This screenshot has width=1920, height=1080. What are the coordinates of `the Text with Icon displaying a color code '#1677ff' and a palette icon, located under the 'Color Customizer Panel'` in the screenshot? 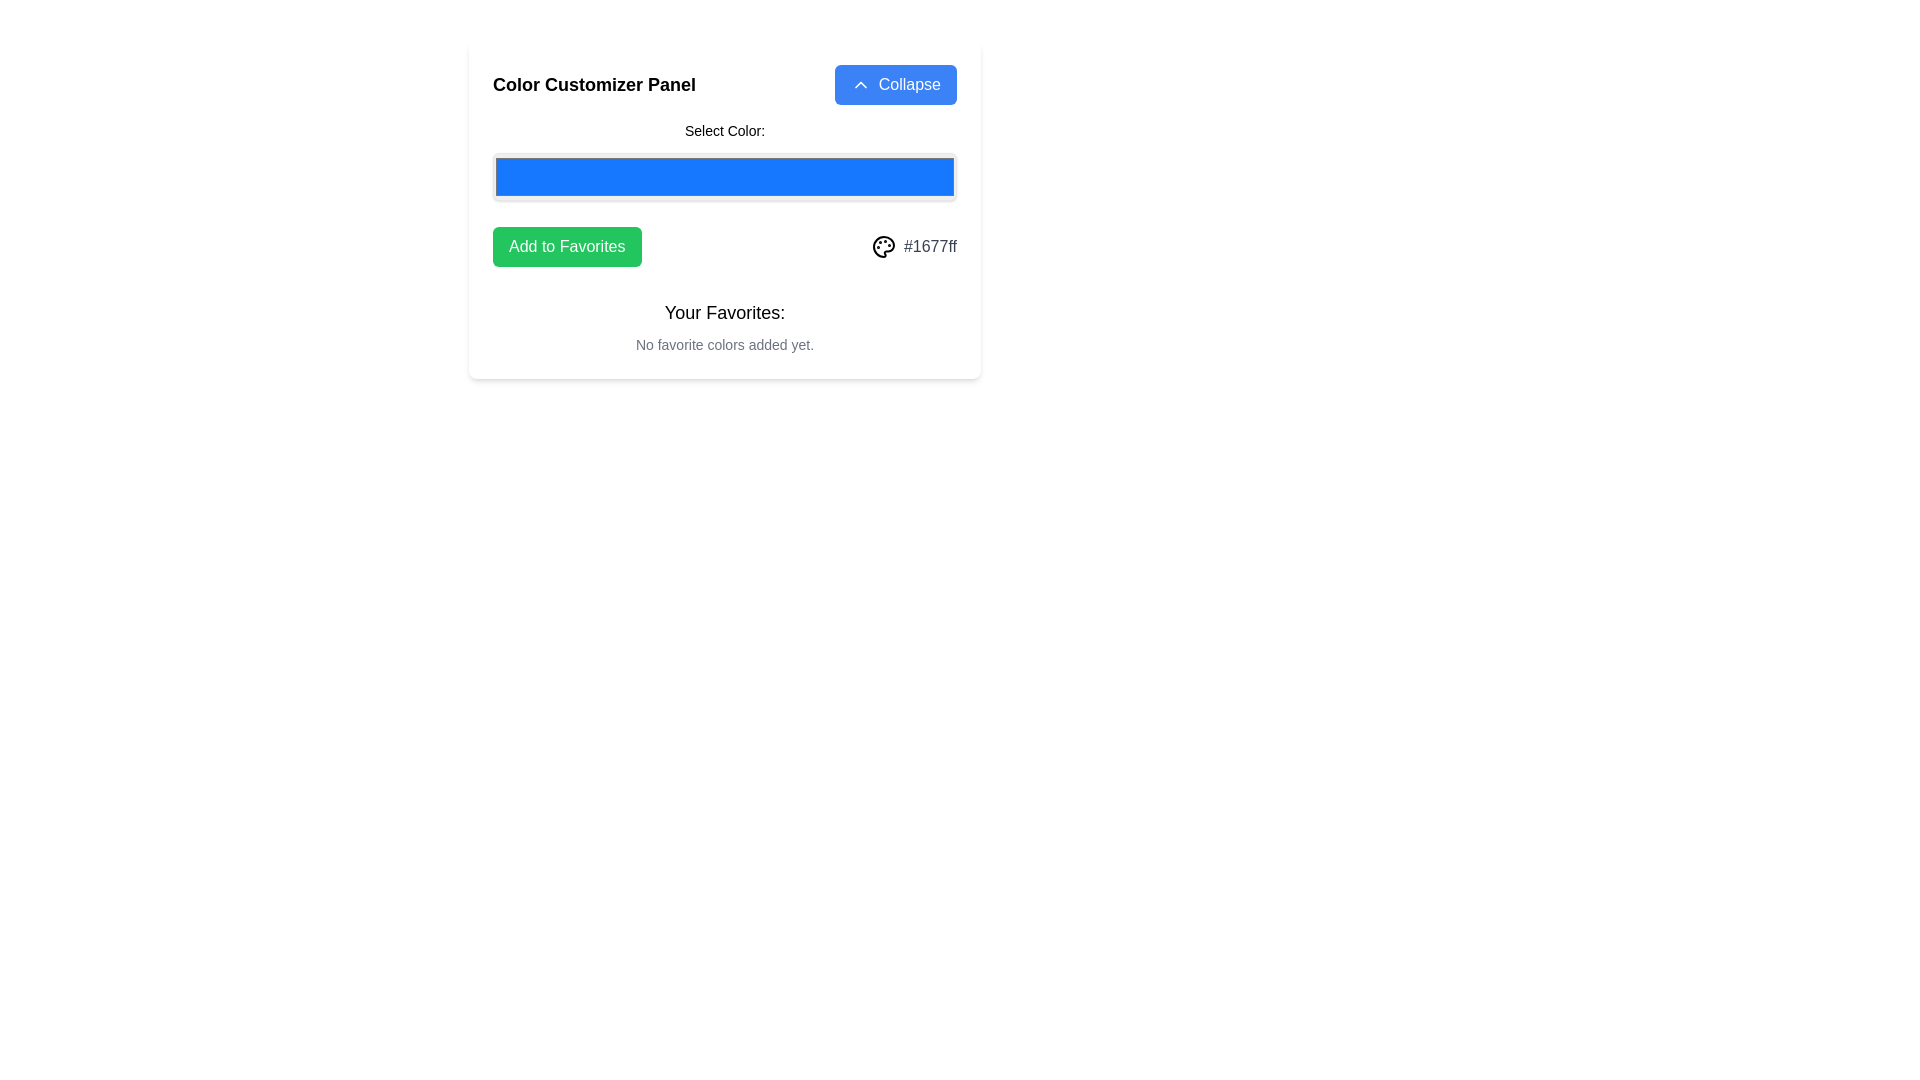 It's located at (913, 245).